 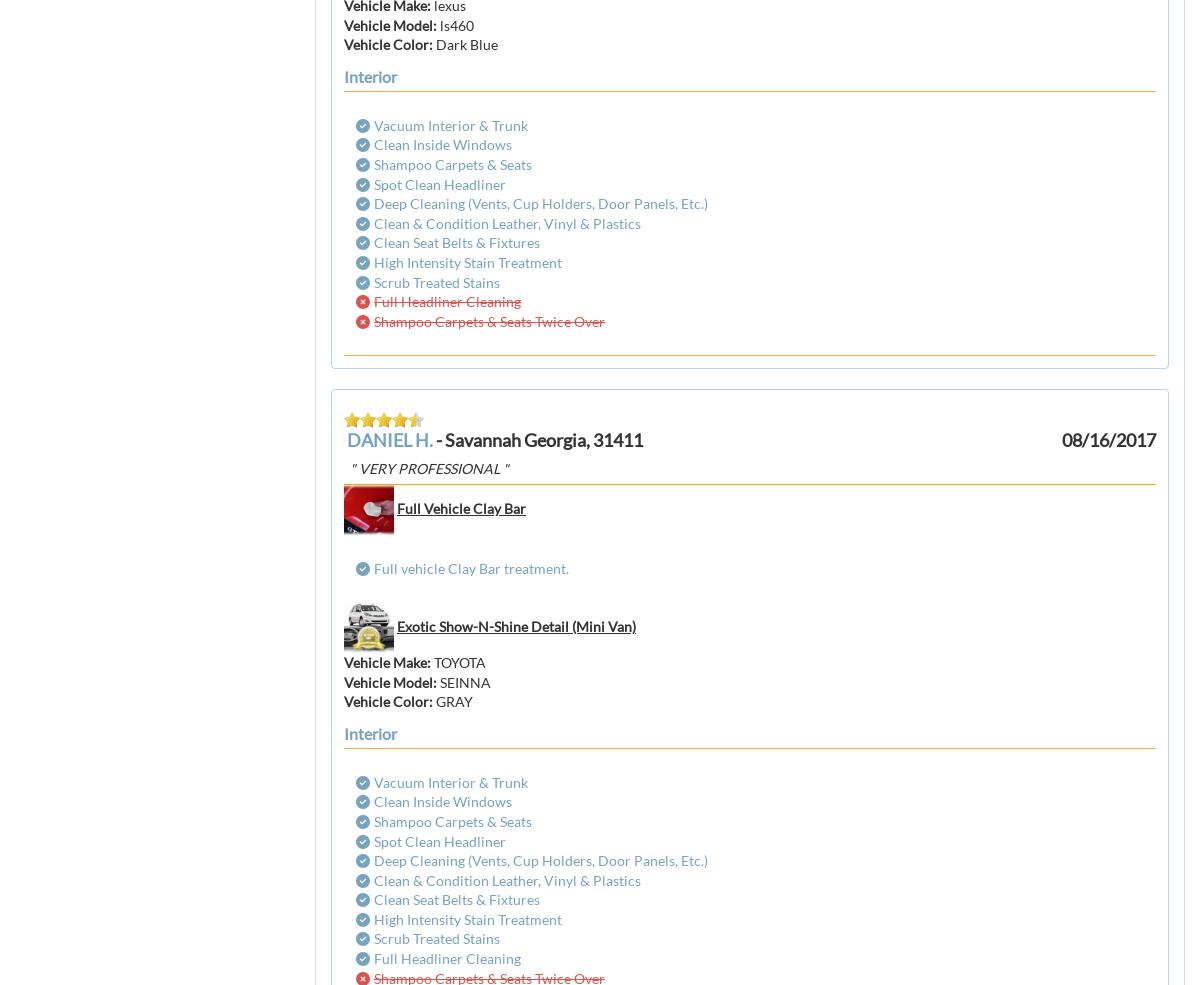 What do you see at coordinates (429, 466) in the screenshot?
I see `'VERY PROFESSIONAL'` at bounding box center [429, 466].